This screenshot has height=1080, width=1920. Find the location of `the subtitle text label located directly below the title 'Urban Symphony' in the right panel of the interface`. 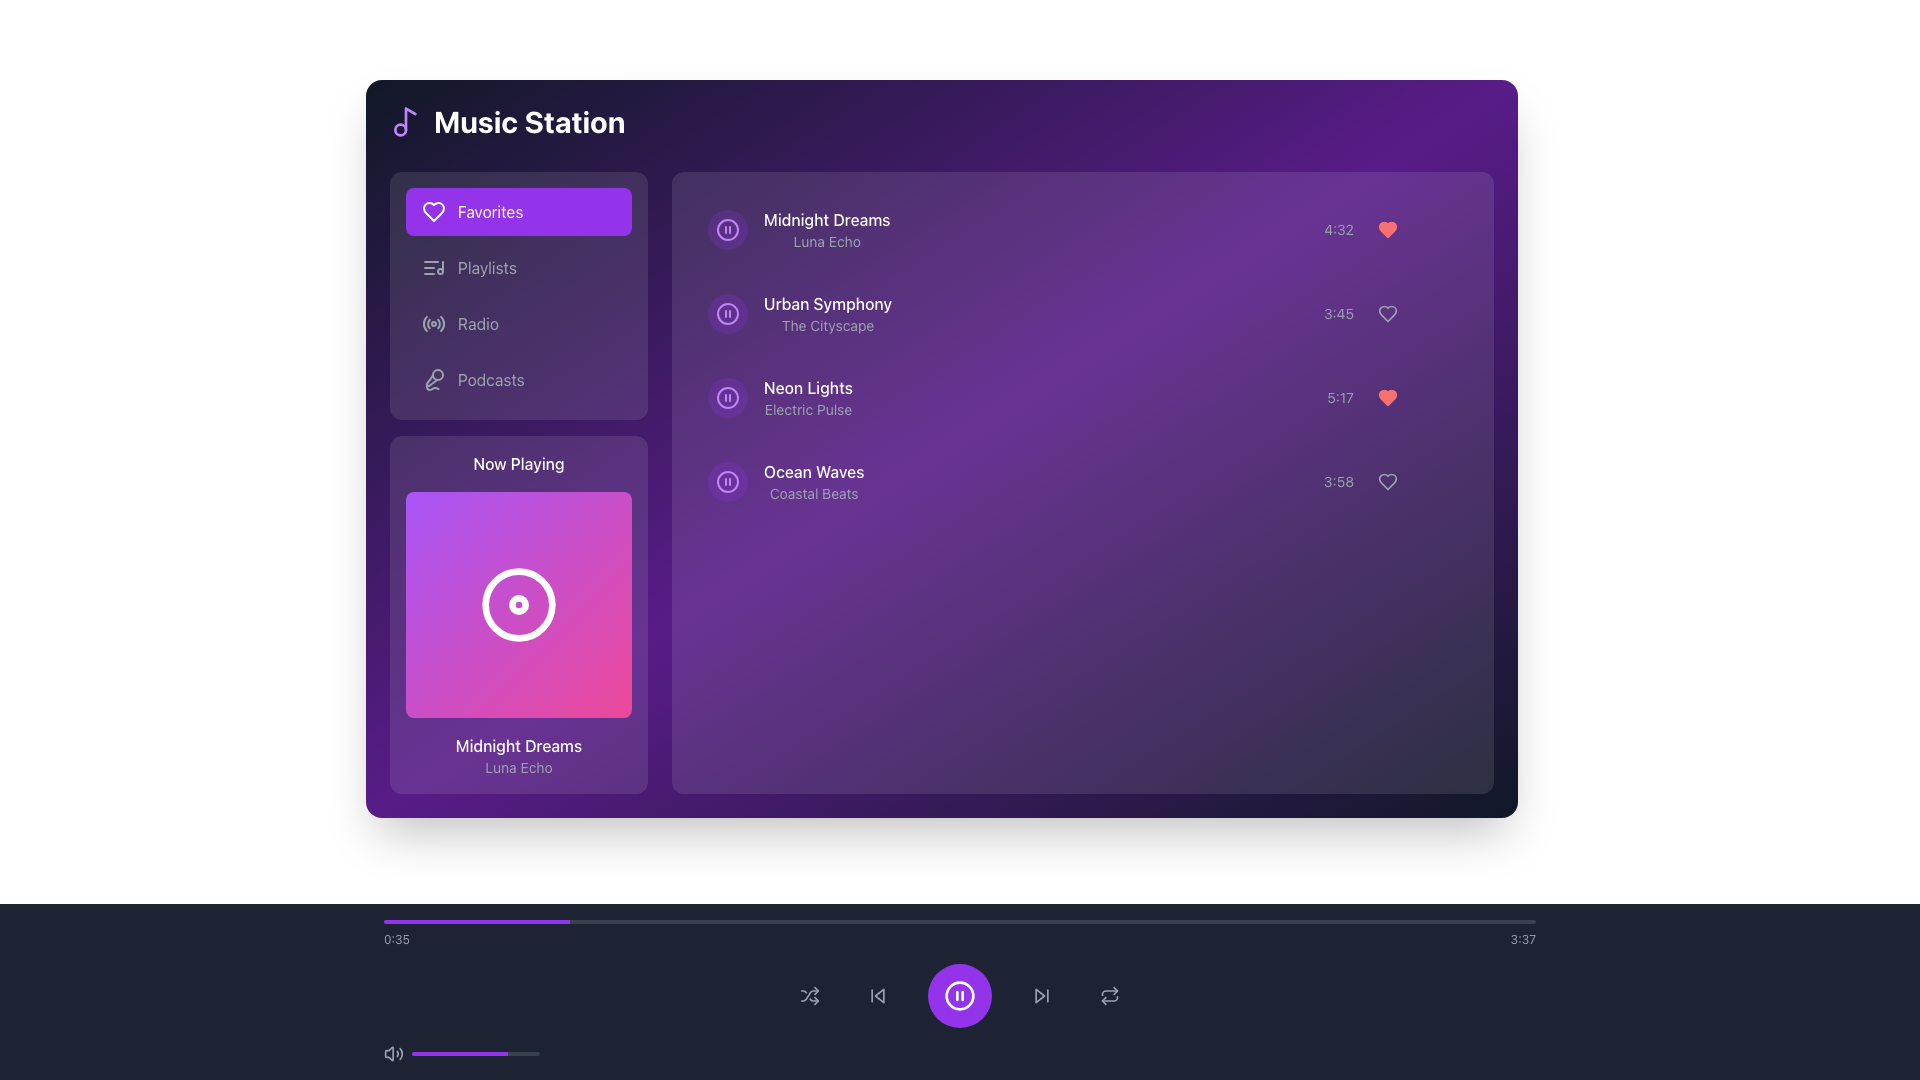

the subtitle text label located directly below the title 'Urban Symphony' in the right panel of the interface is located at coordinates (828, 325).